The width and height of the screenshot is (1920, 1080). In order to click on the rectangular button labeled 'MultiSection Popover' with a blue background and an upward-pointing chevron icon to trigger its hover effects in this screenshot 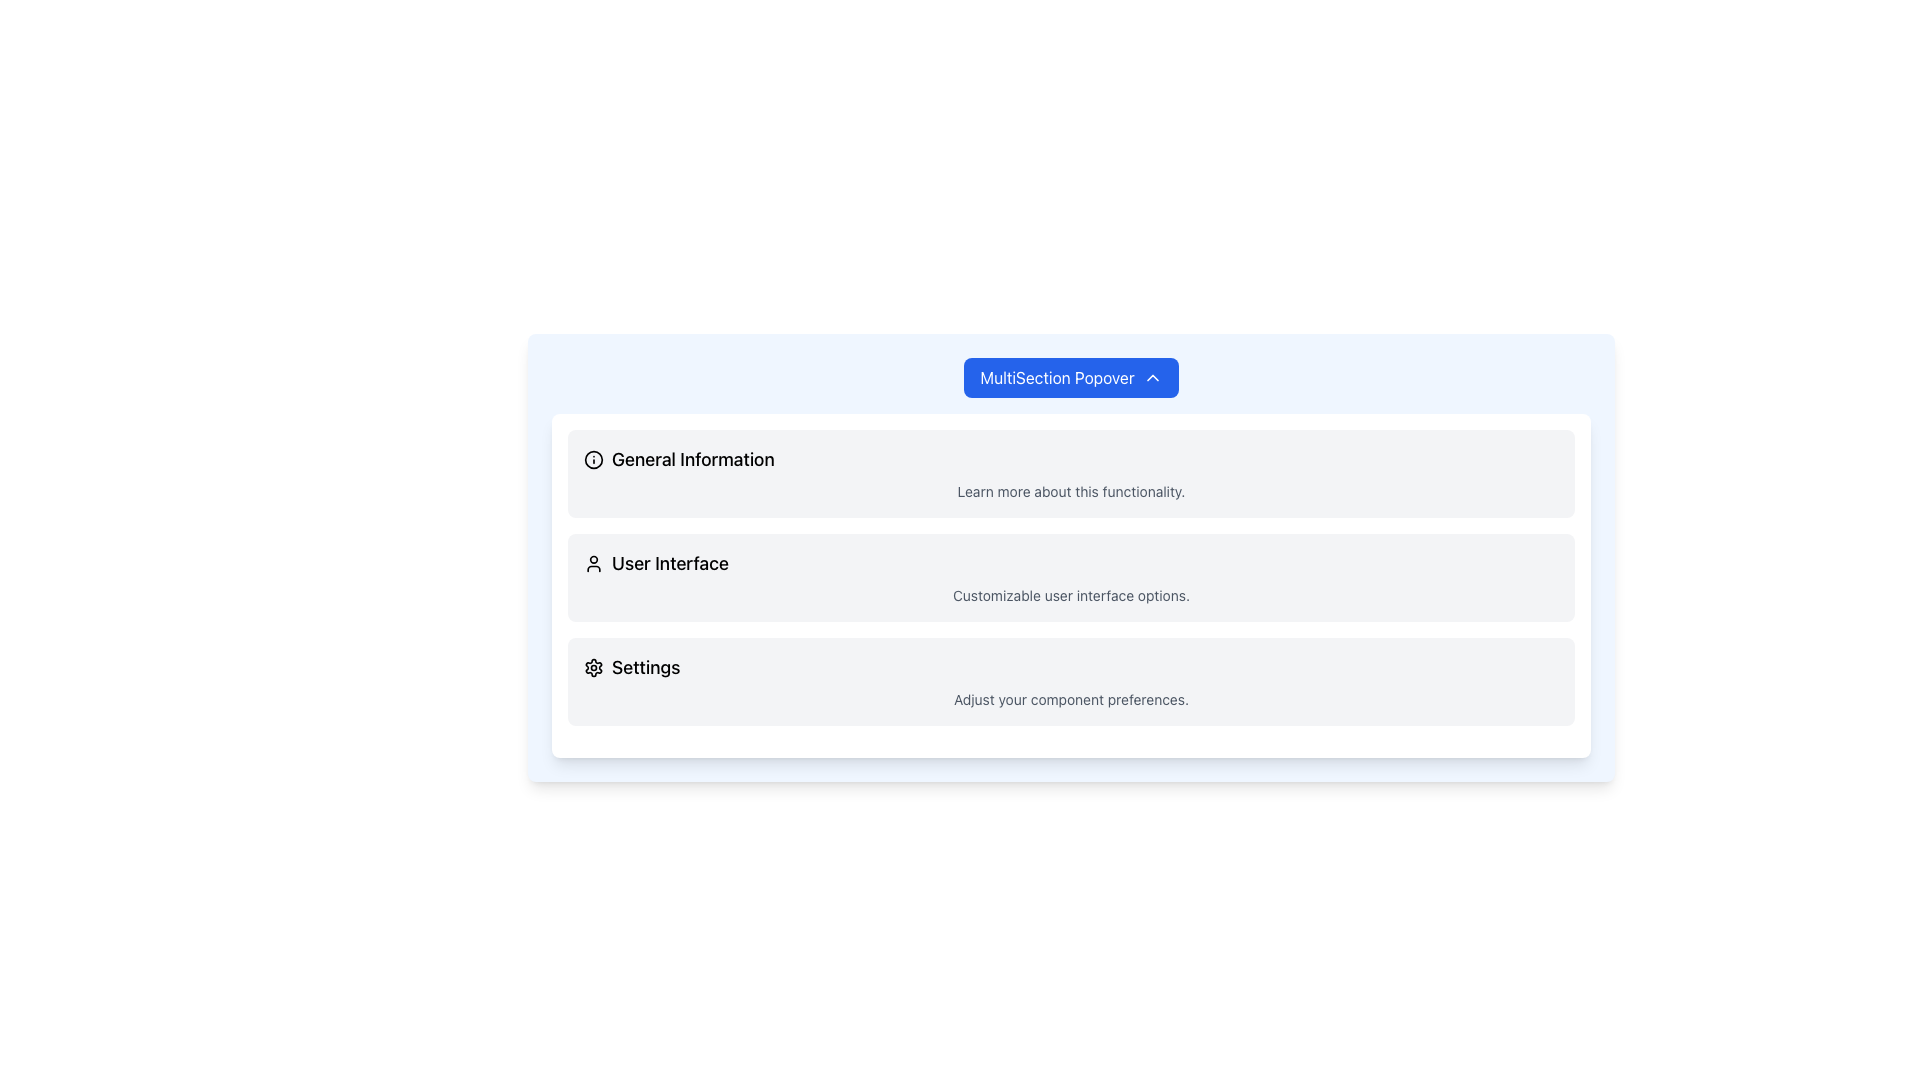, I will do `click(1070, 378)`.